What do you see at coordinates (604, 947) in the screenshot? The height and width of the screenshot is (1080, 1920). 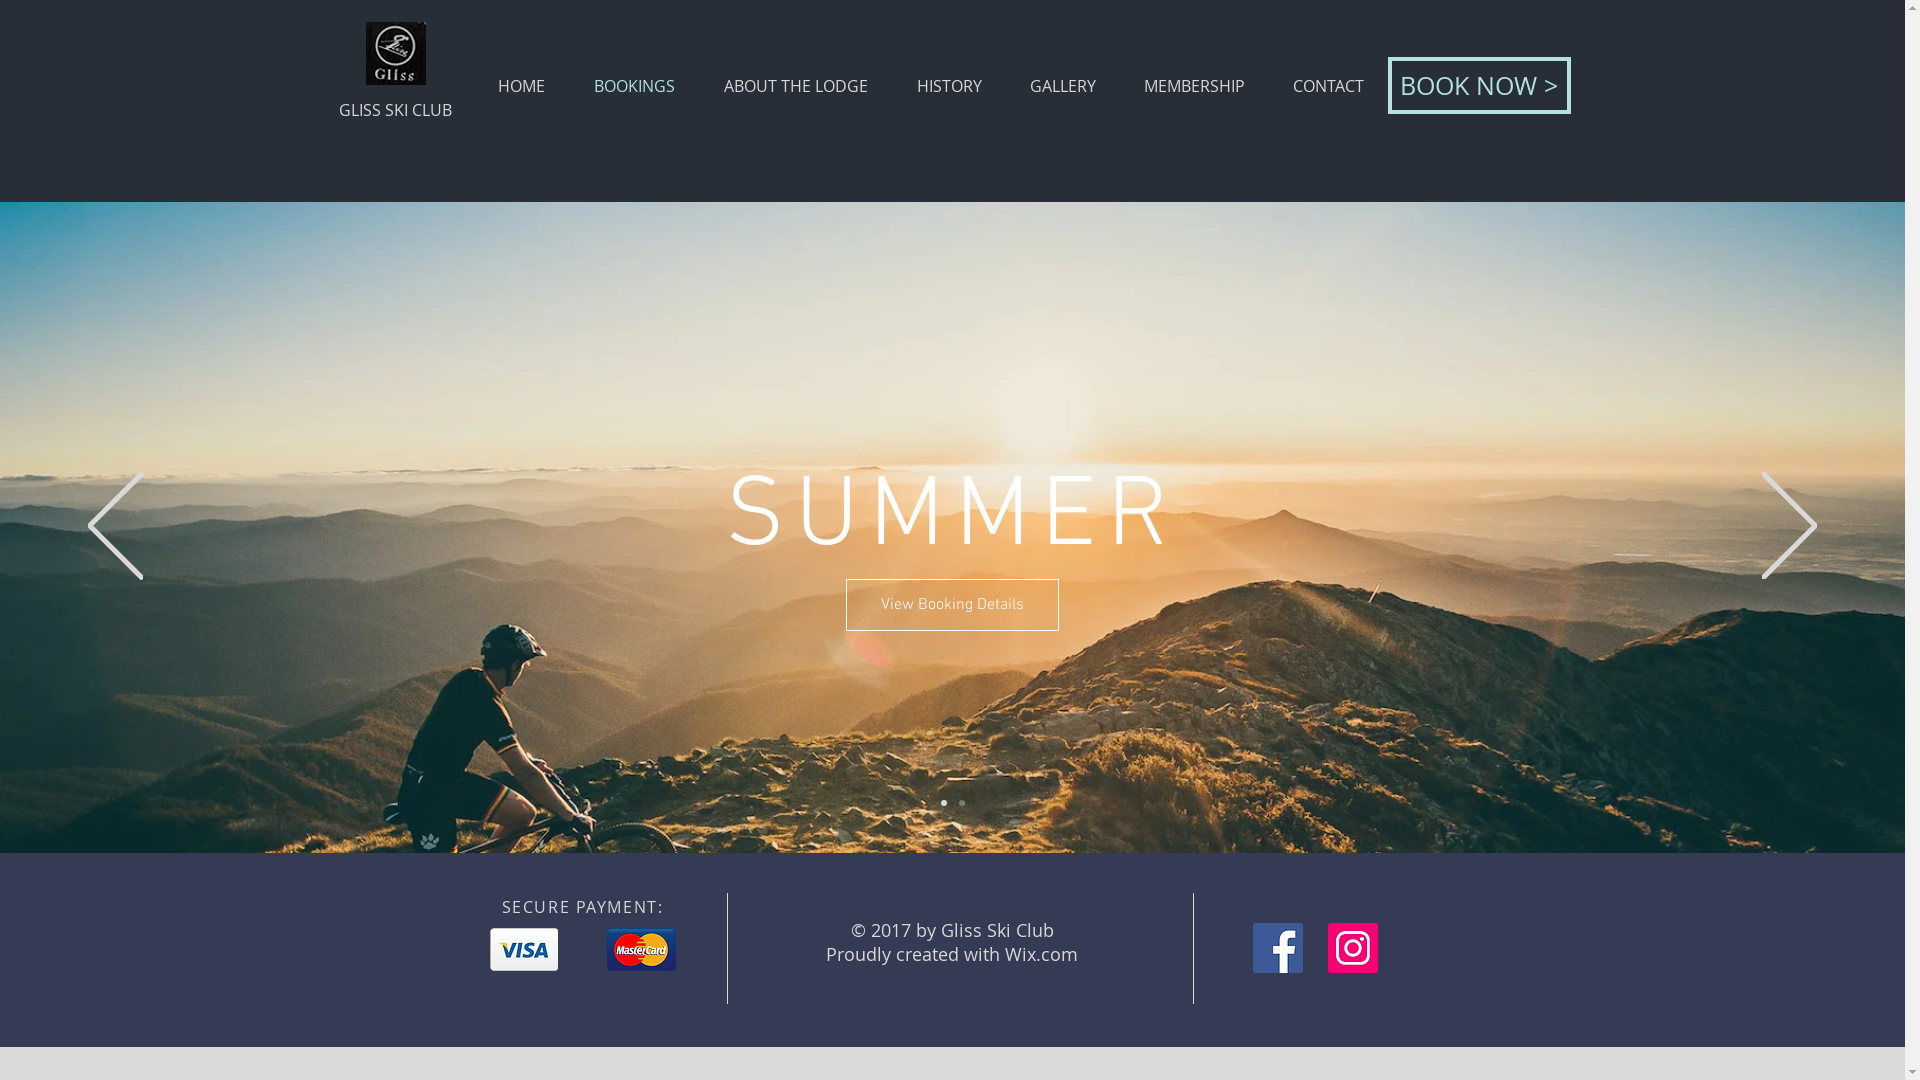 I see `'master.png'` at bounding box center [604, 947].